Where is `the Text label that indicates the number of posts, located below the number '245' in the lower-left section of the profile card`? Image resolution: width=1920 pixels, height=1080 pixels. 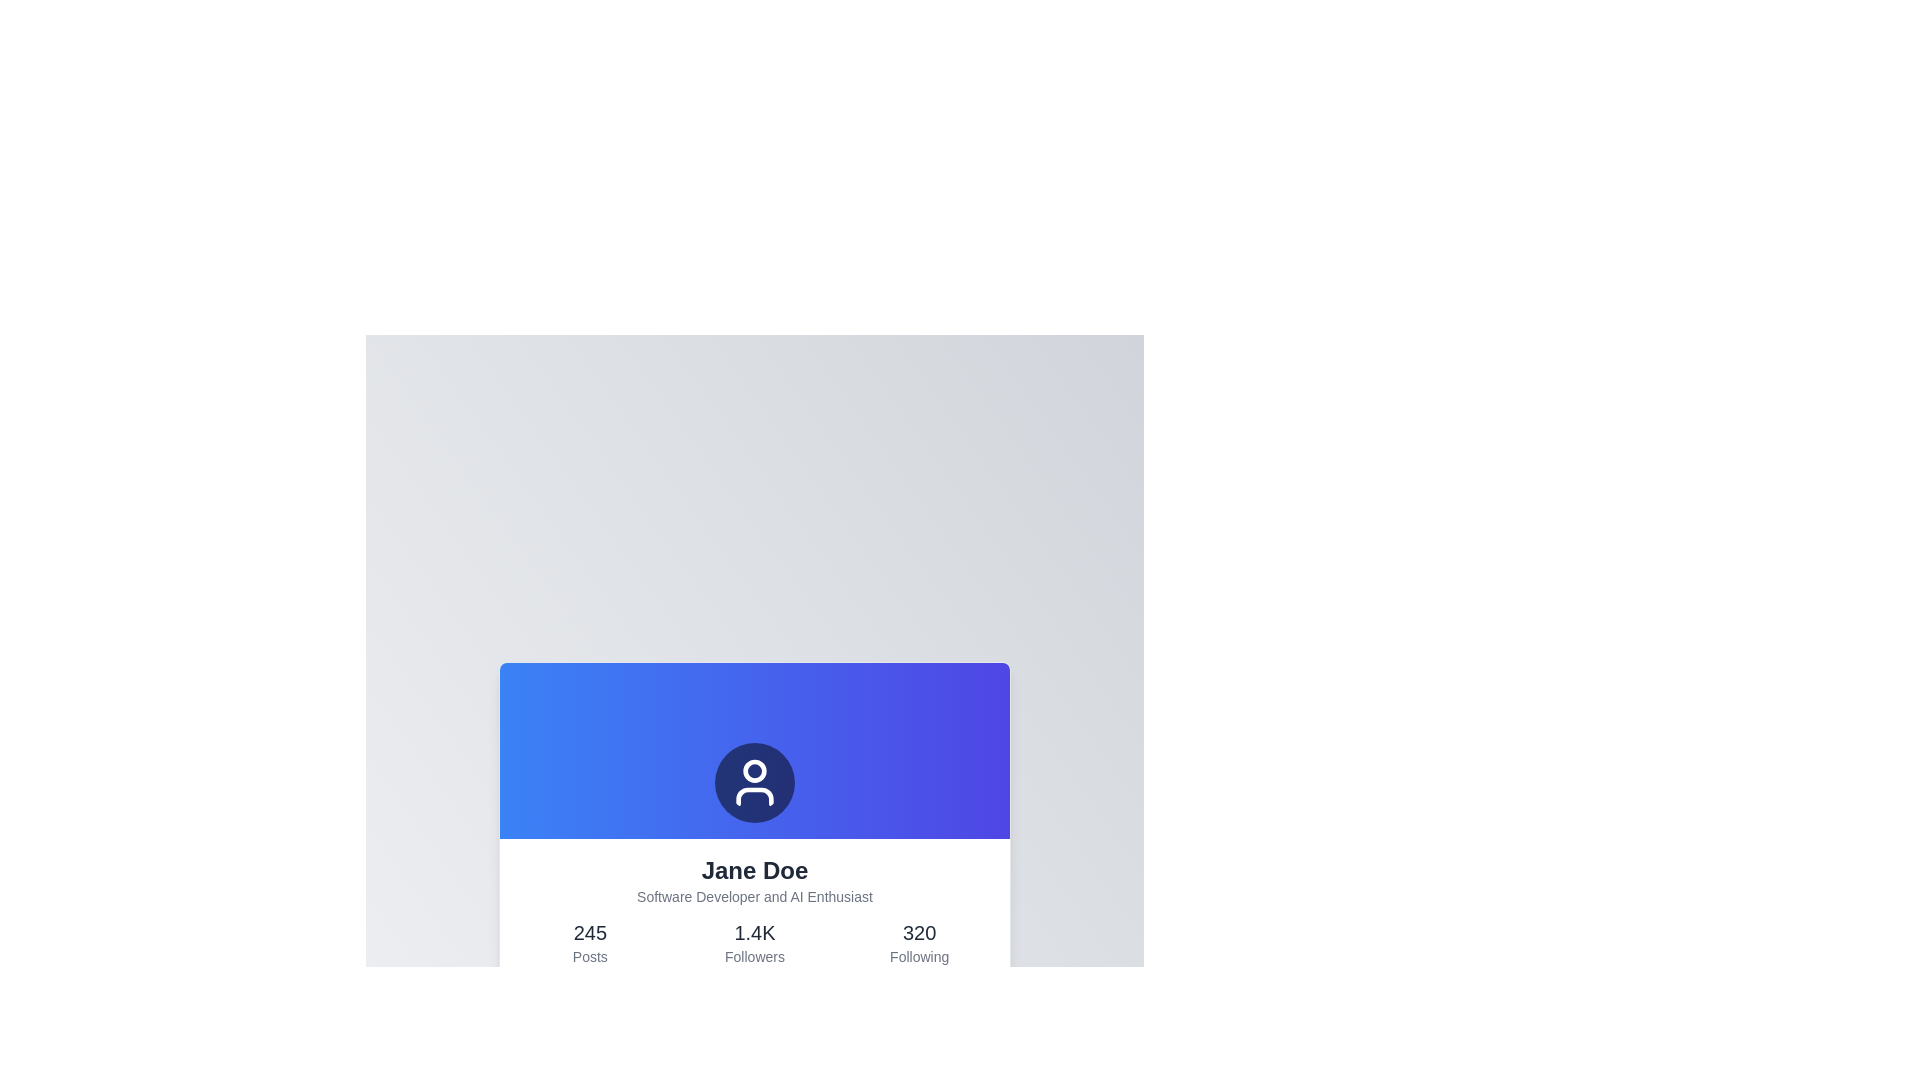
the Text label that indicates the number of posts, located below the number '245' in the lower-left section of the profile card is located at coordinates (589, 955).